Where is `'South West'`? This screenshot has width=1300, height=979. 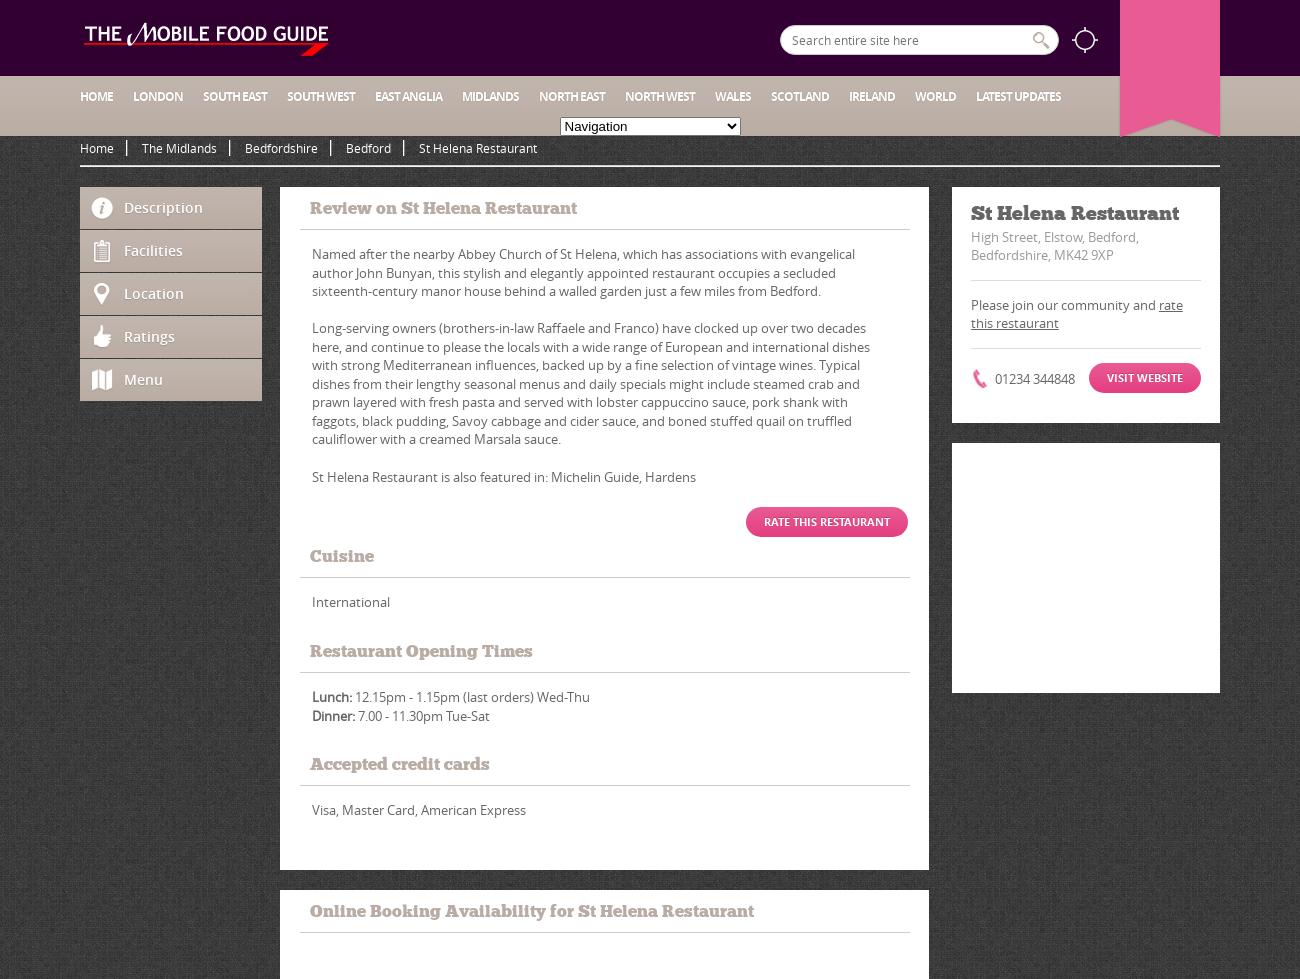 'South West' is located at coordinates (320, 96).